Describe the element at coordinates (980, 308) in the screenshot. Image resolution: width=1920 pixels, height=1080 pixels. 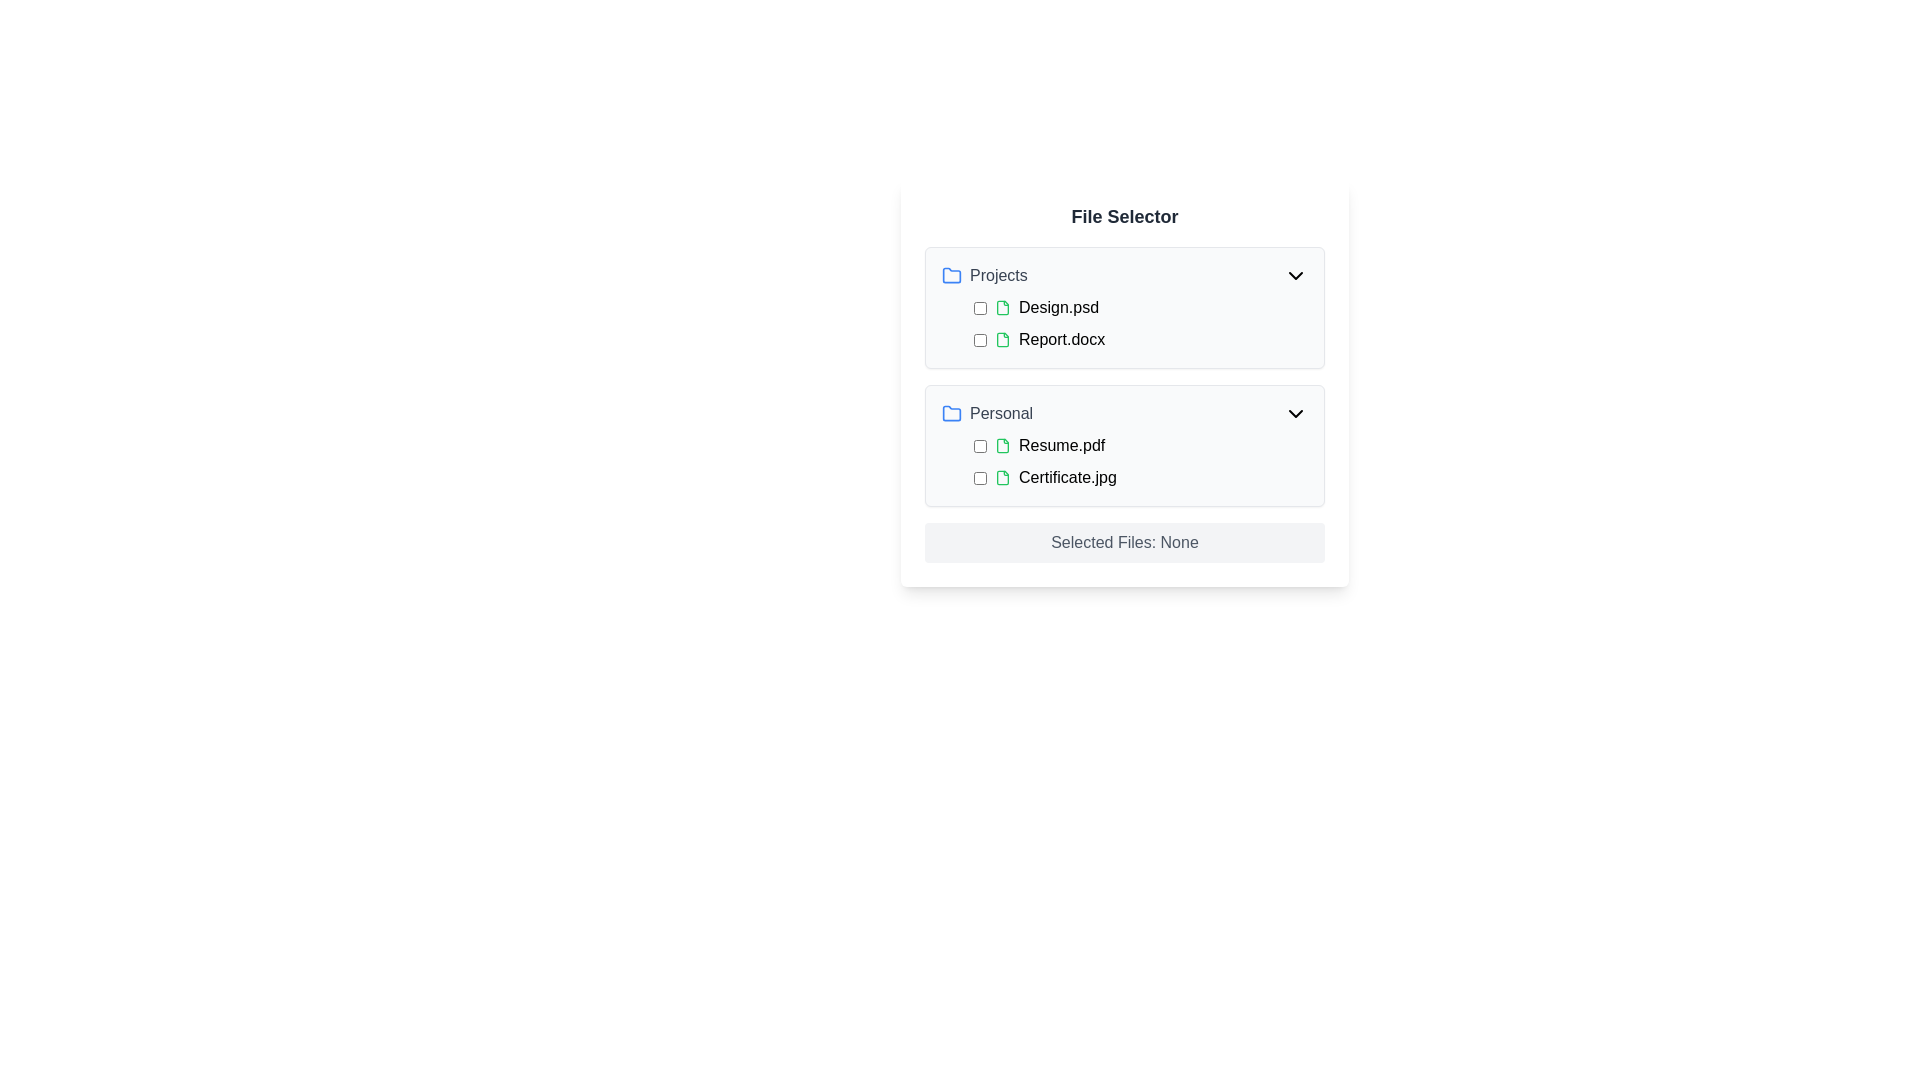
I see `the checkbox for the file 'Design.psd' located in the 'Projects' section of the 'File Selector' interface` at that location.